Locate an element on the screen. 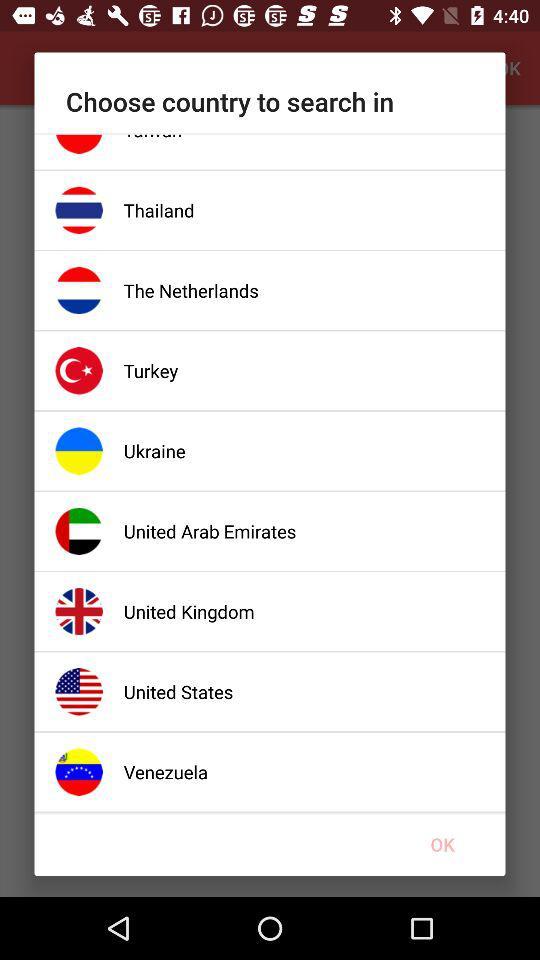 Image resolution: width=540 pixels, height=960 pixels. ok icon is located at coordinates (442, 843).